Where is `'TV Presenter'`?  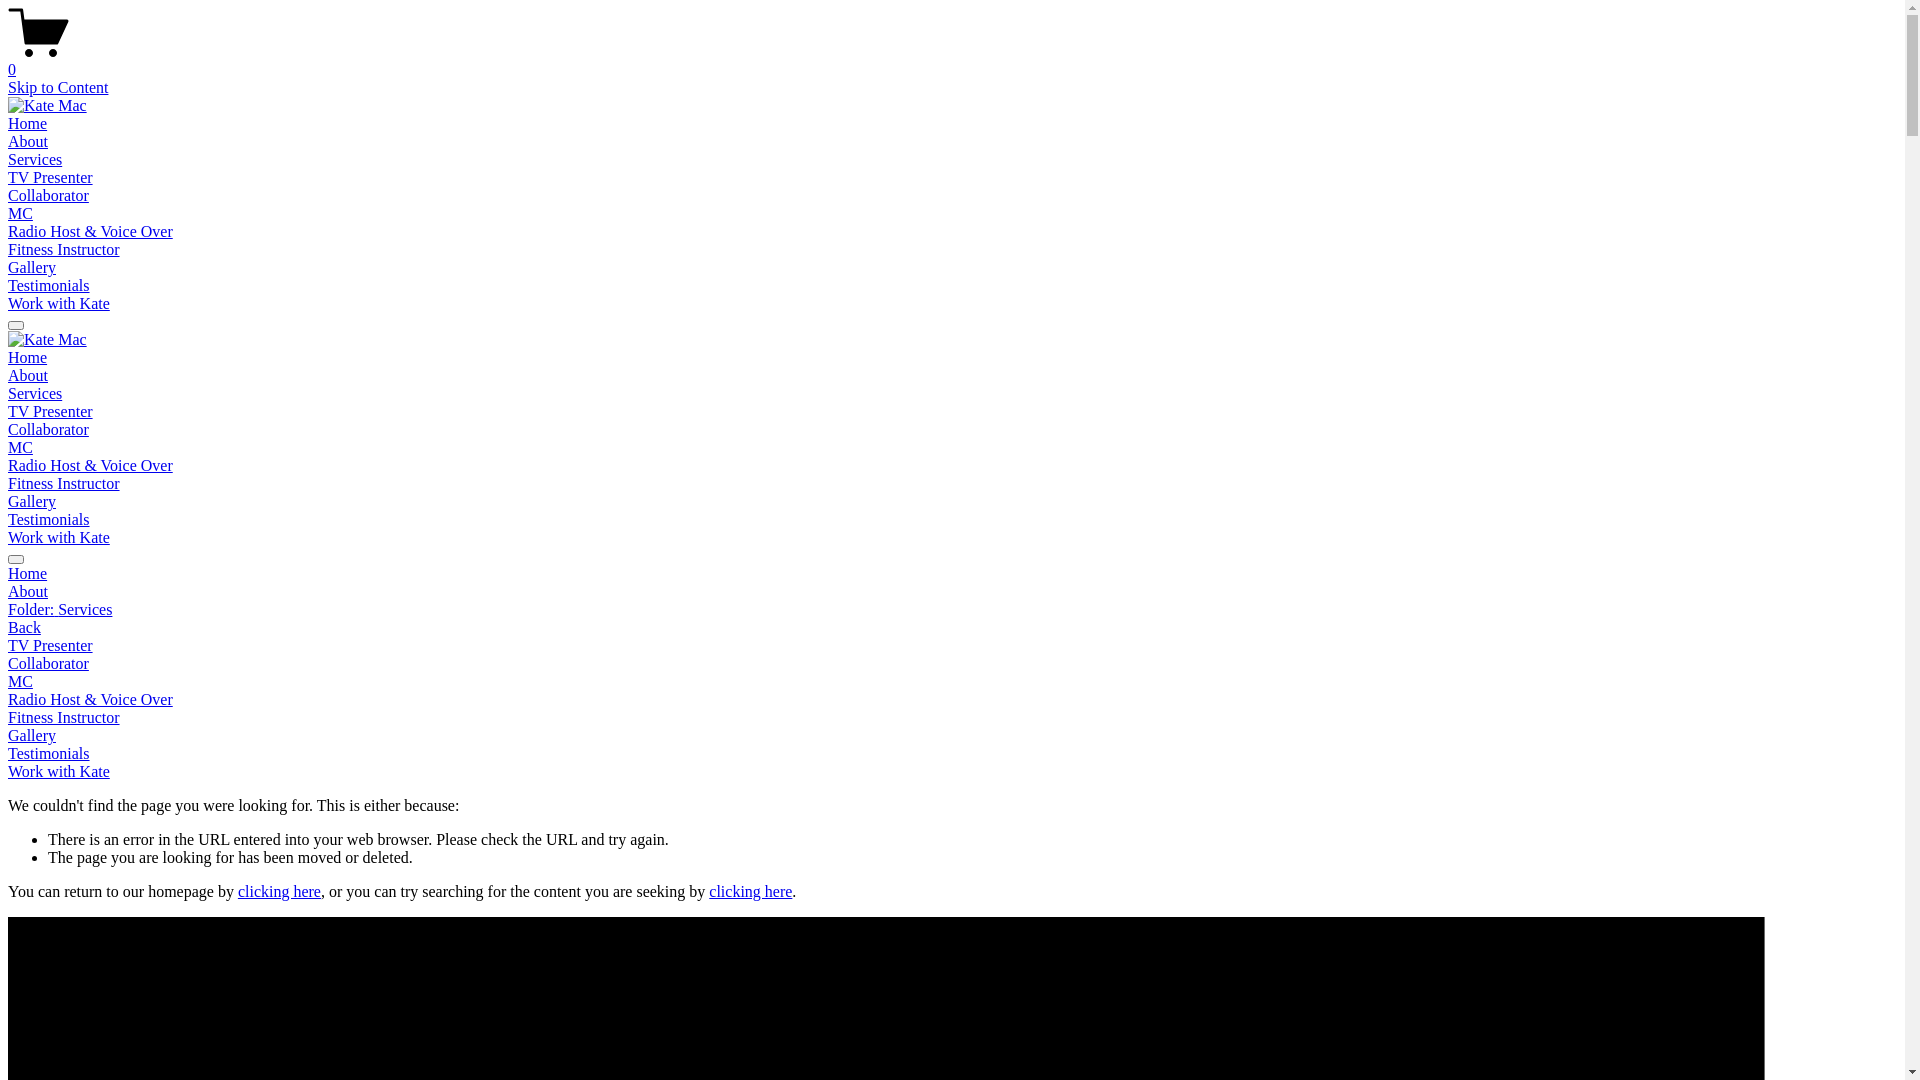
'TV Presenter' is located at coordinates (951, 645).